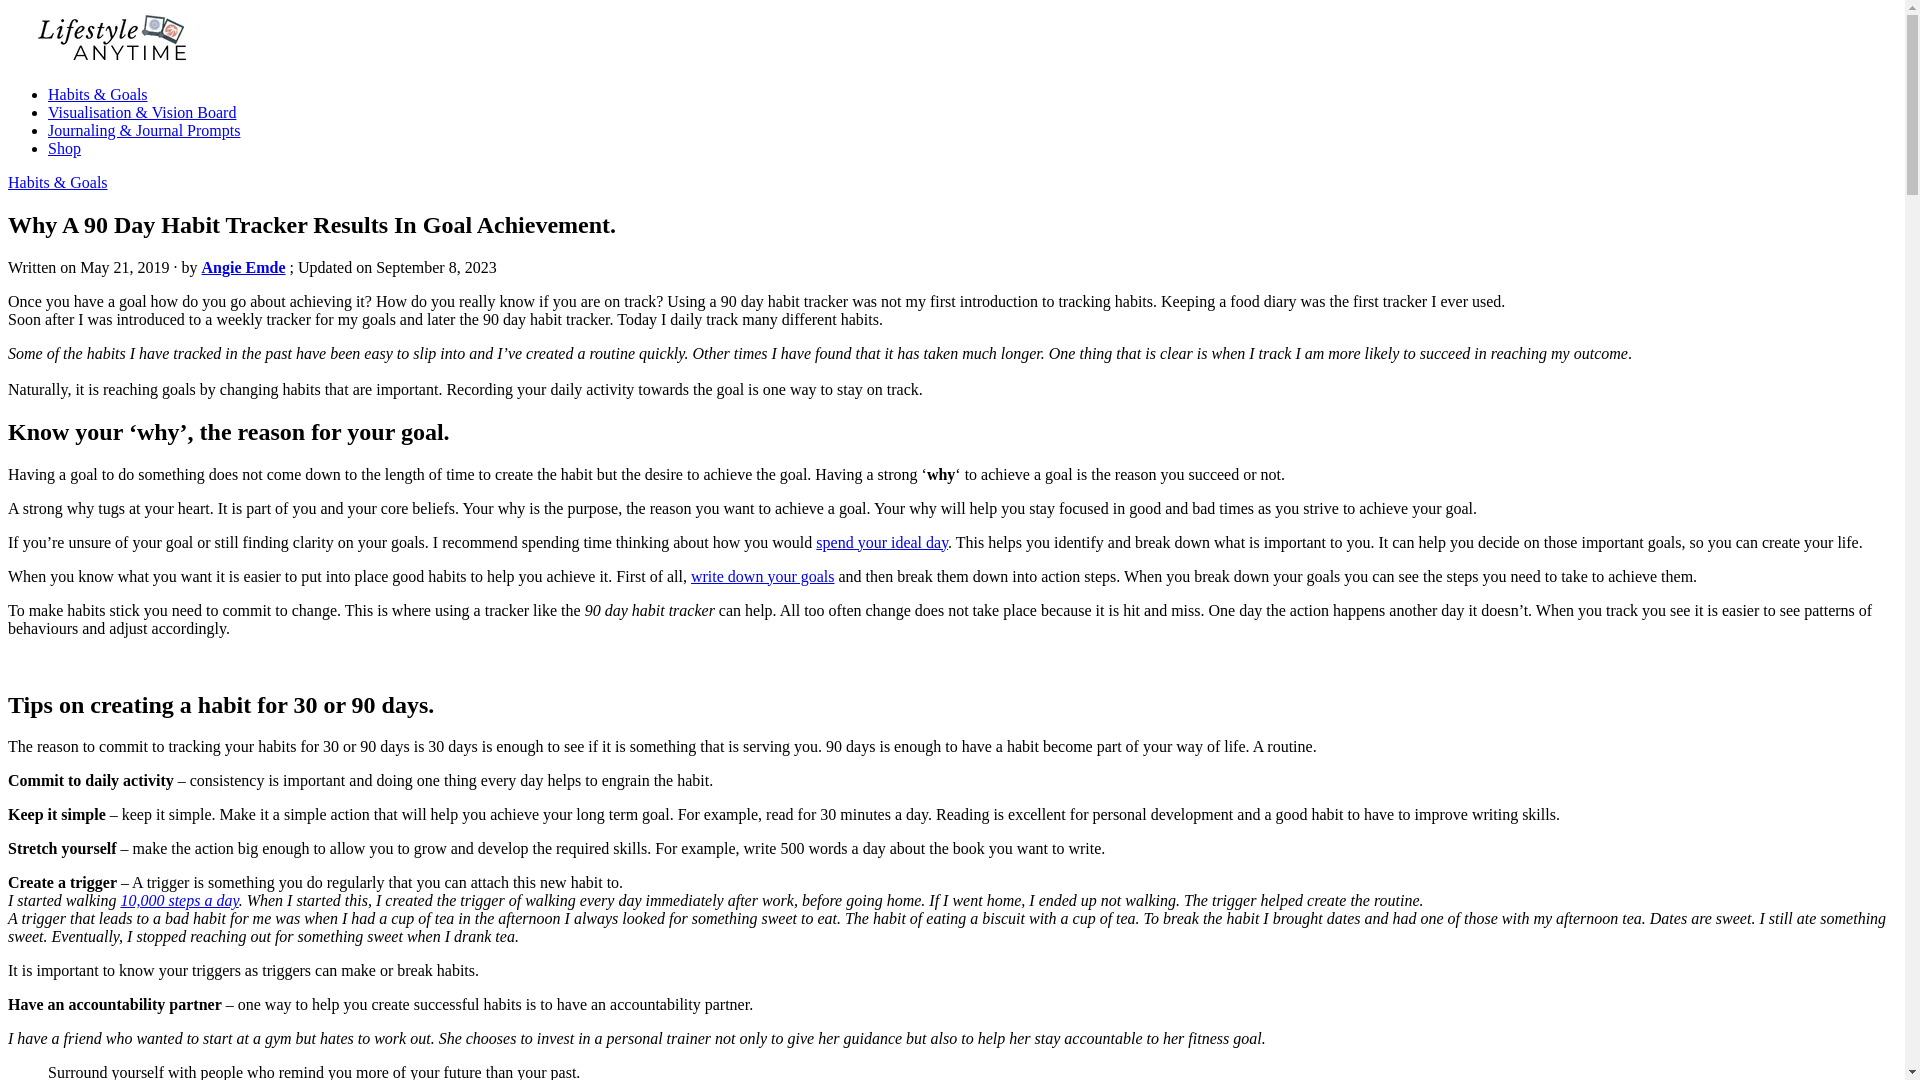 The width and height of the screenshot is (1920, 1080). Describe the element at coordinates (8, 182) in the screenshot. I see `'Habits & Goals'` at that location.